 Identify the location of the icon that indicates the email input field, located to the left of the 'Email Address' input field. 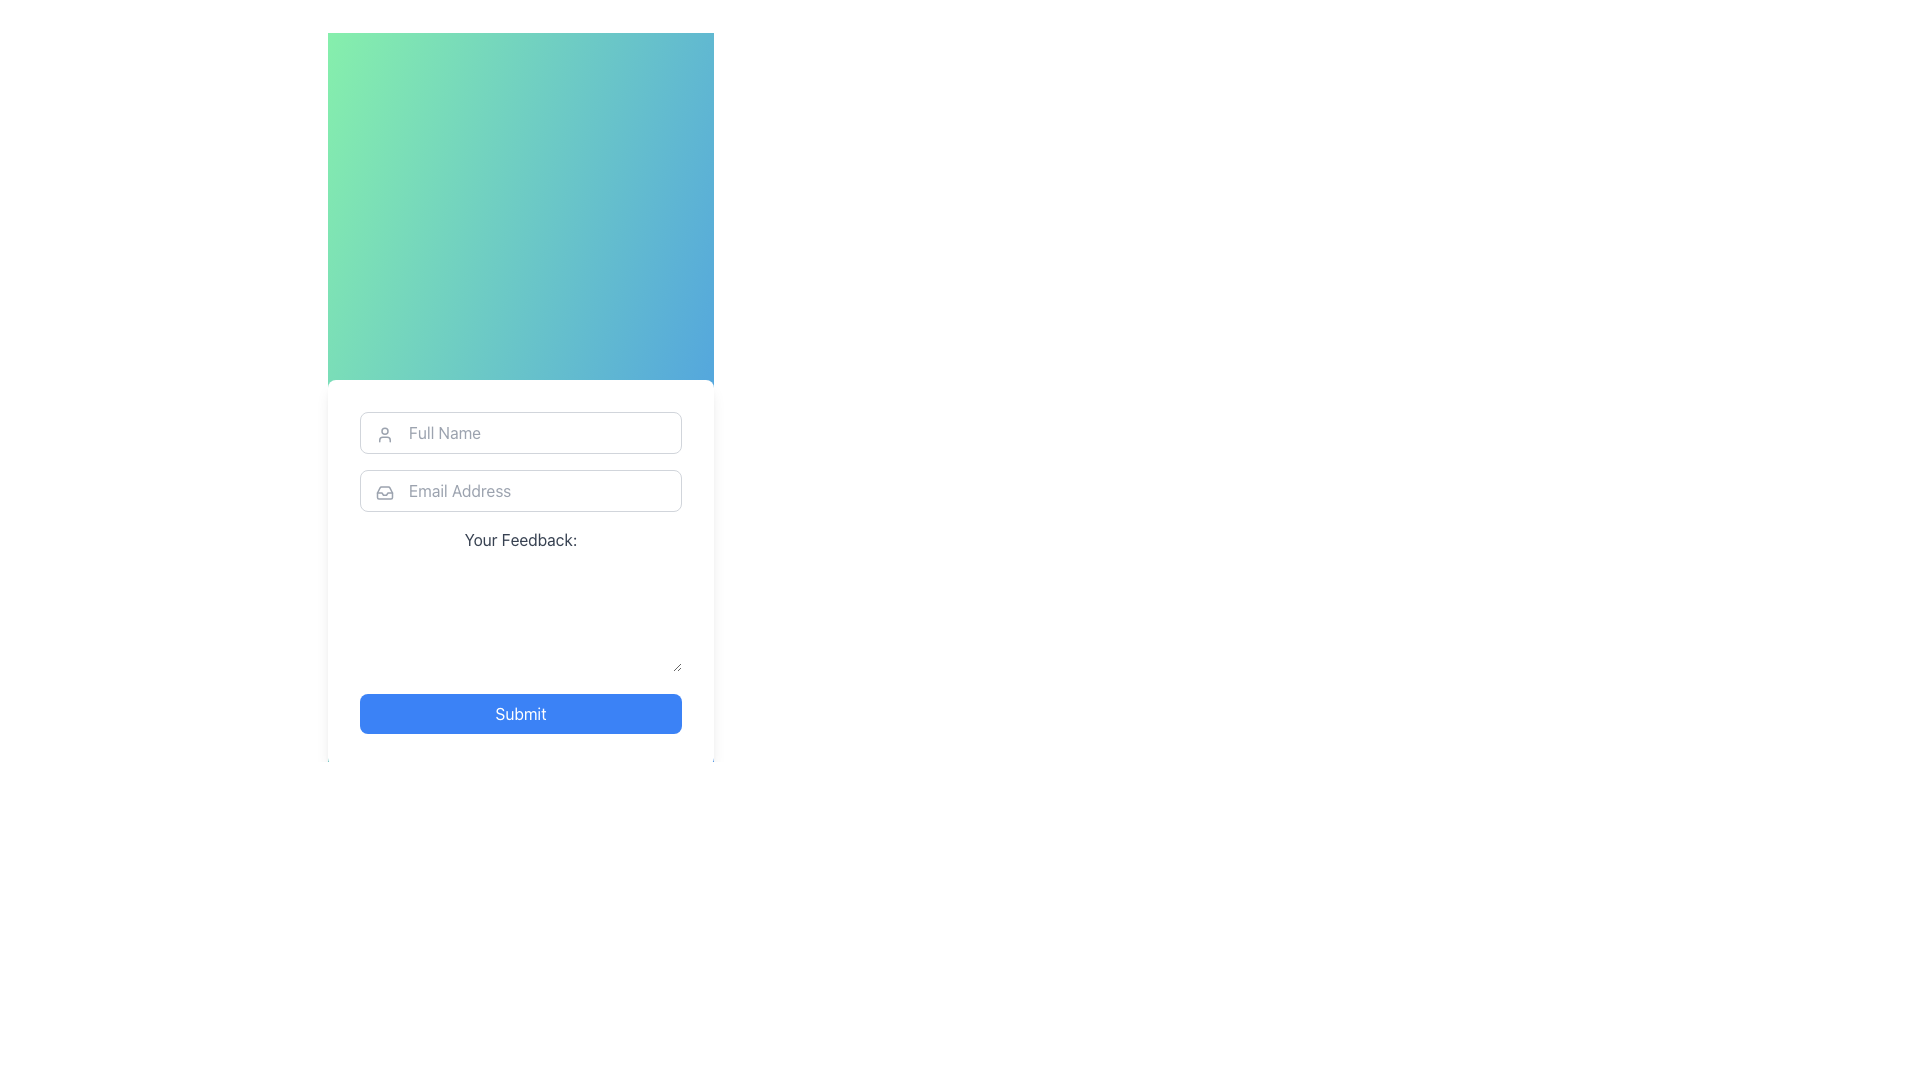
(384, 493).